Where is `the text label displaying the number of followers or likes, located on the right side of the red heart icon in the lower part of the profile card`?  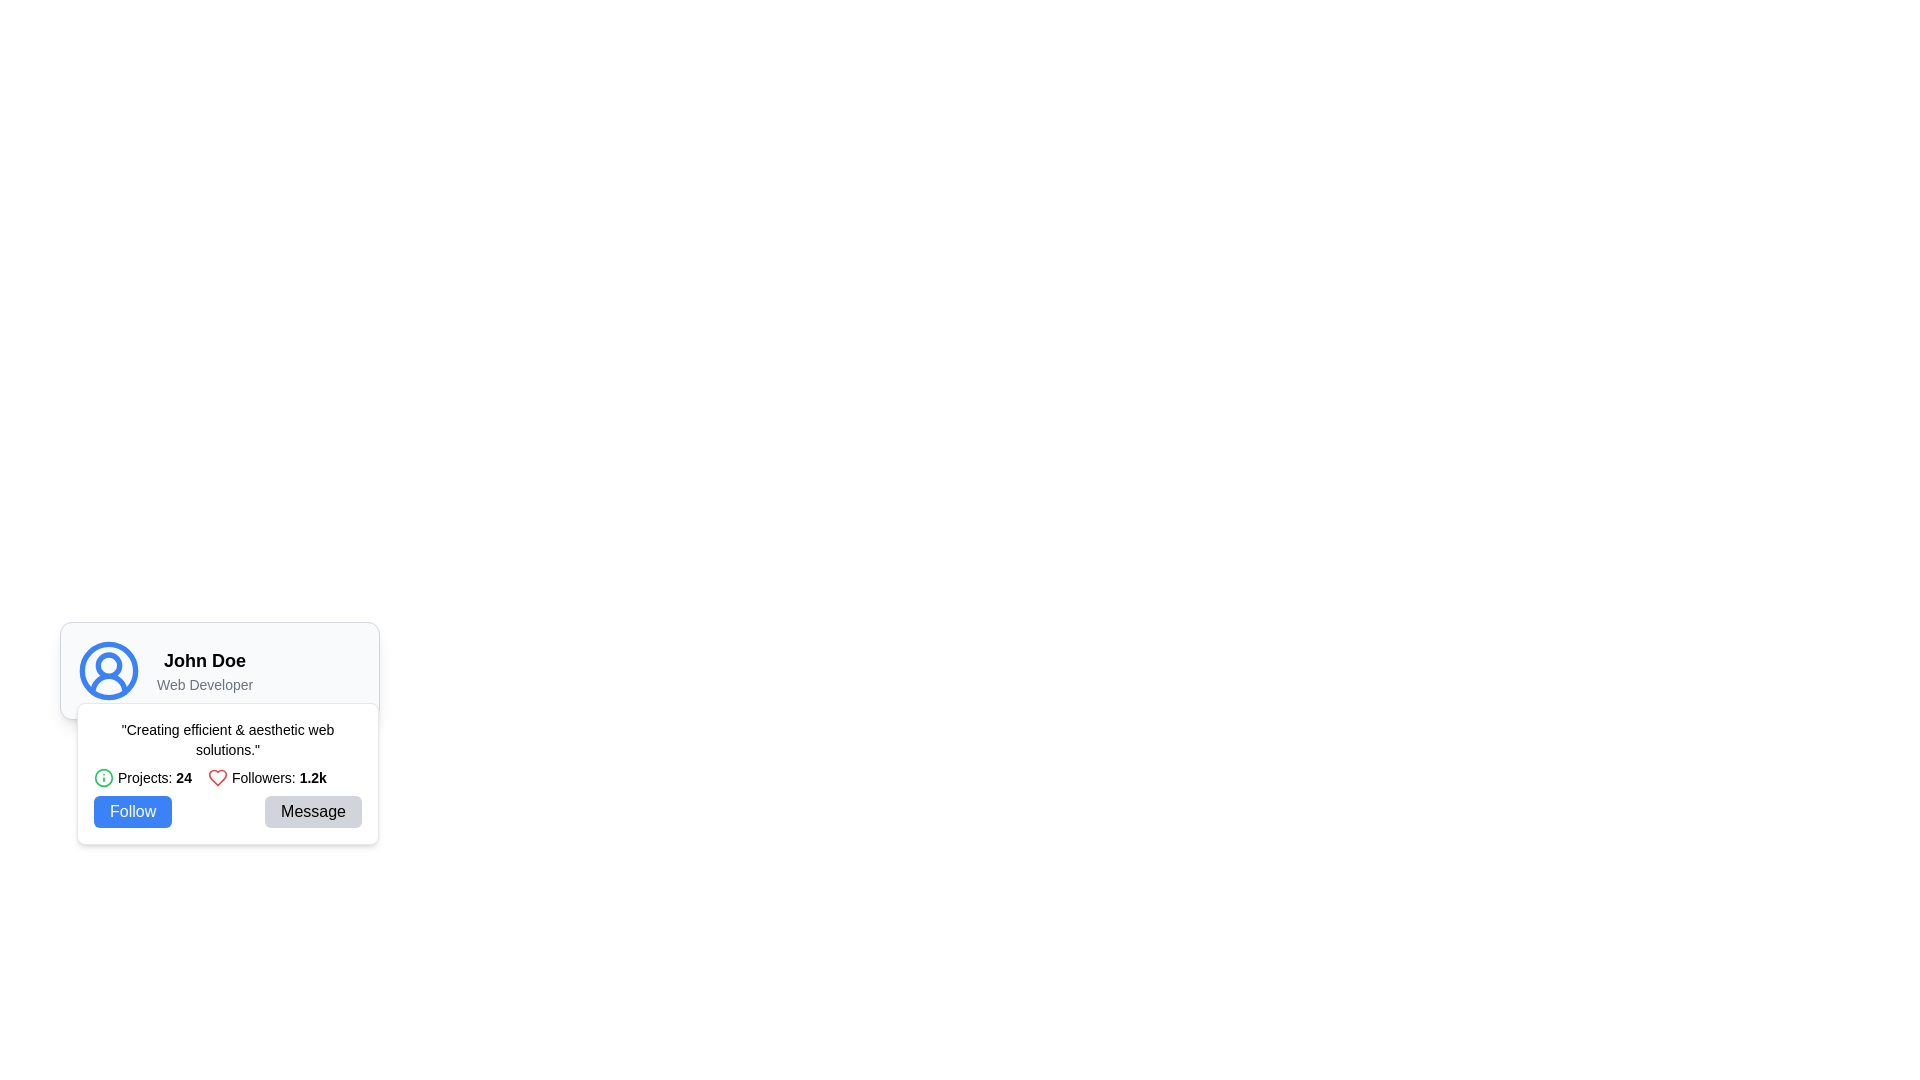
the text label displaying the number of followers or likes, located on the right side of the red heart icon in the lower part of the profile card is located at coordinates (278, 777).